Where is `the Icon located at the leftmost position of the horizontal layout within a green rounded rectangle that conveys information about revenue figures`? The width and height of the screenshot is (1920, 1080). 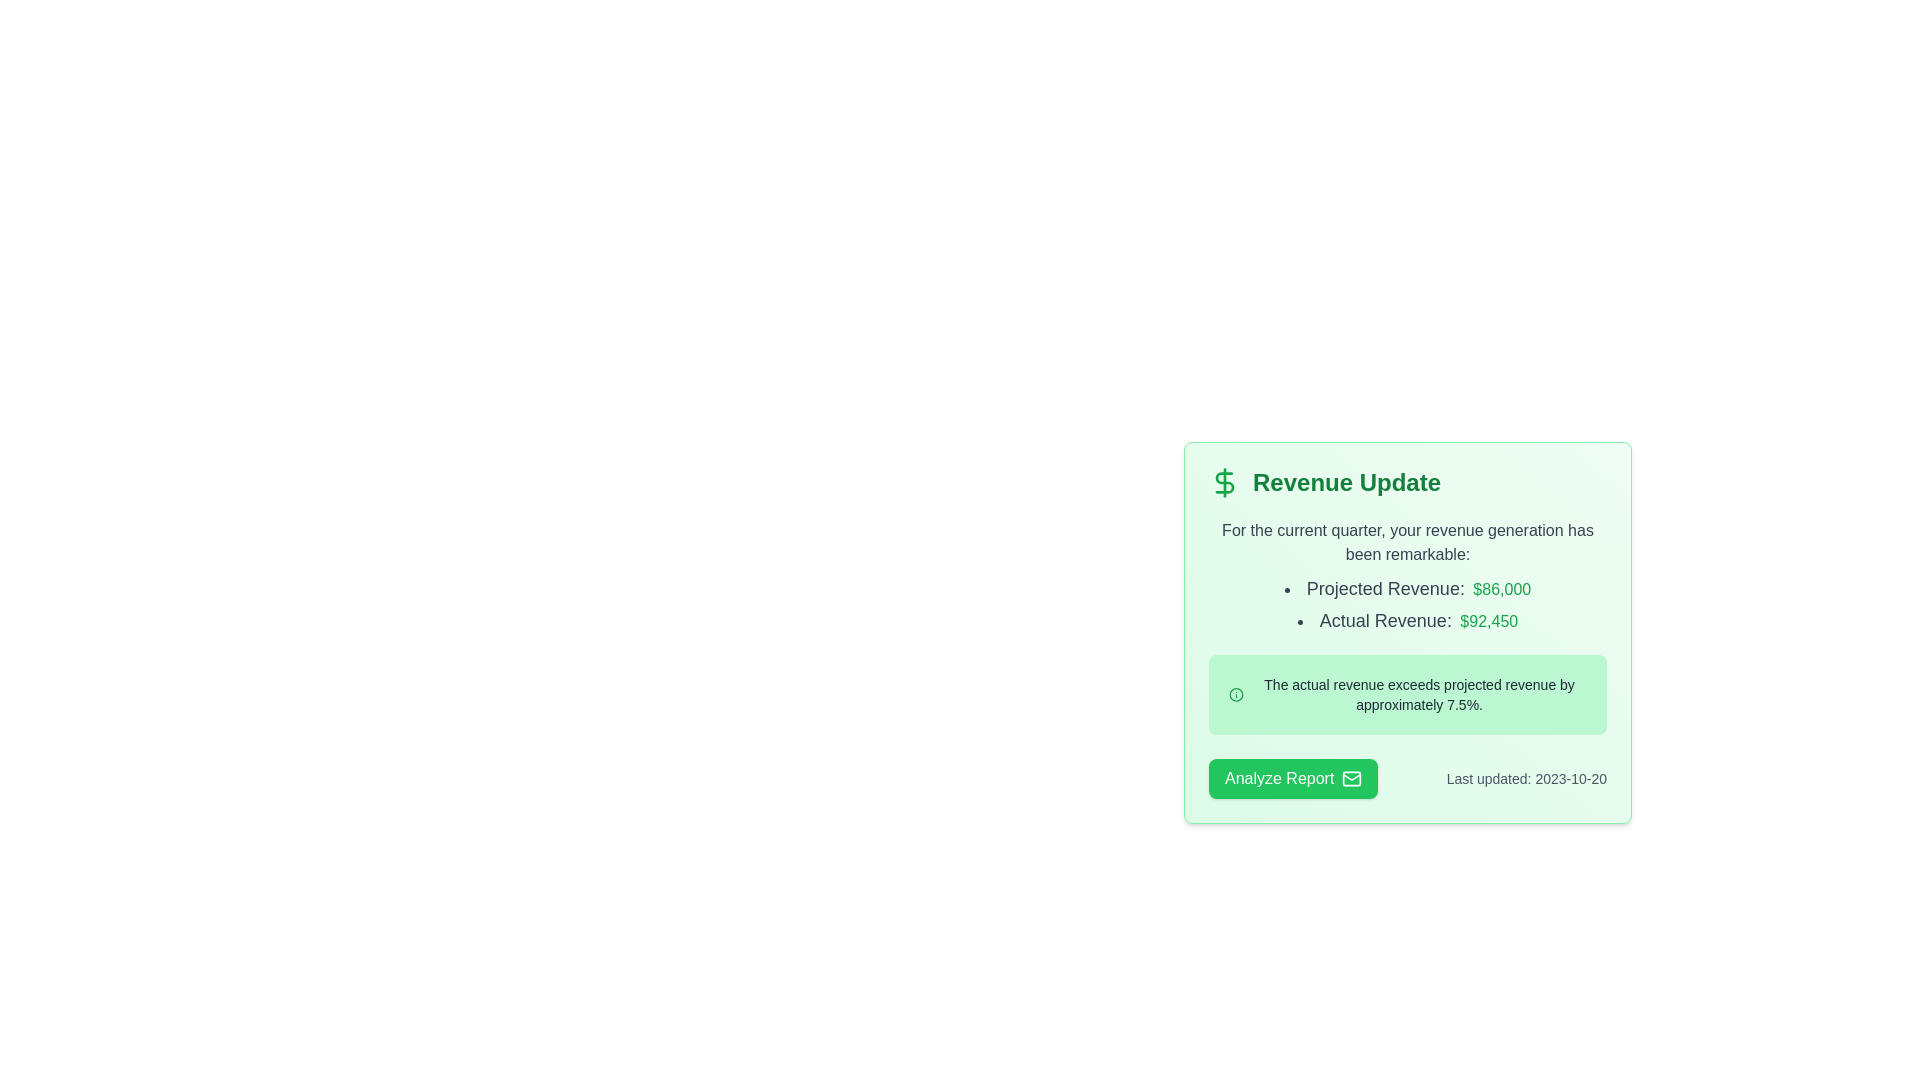 the Icon located at the leftmost position of the horizontal layout within a green rounded rectangle that conveys information about revenue figures is located at coordinates (1235, 693).